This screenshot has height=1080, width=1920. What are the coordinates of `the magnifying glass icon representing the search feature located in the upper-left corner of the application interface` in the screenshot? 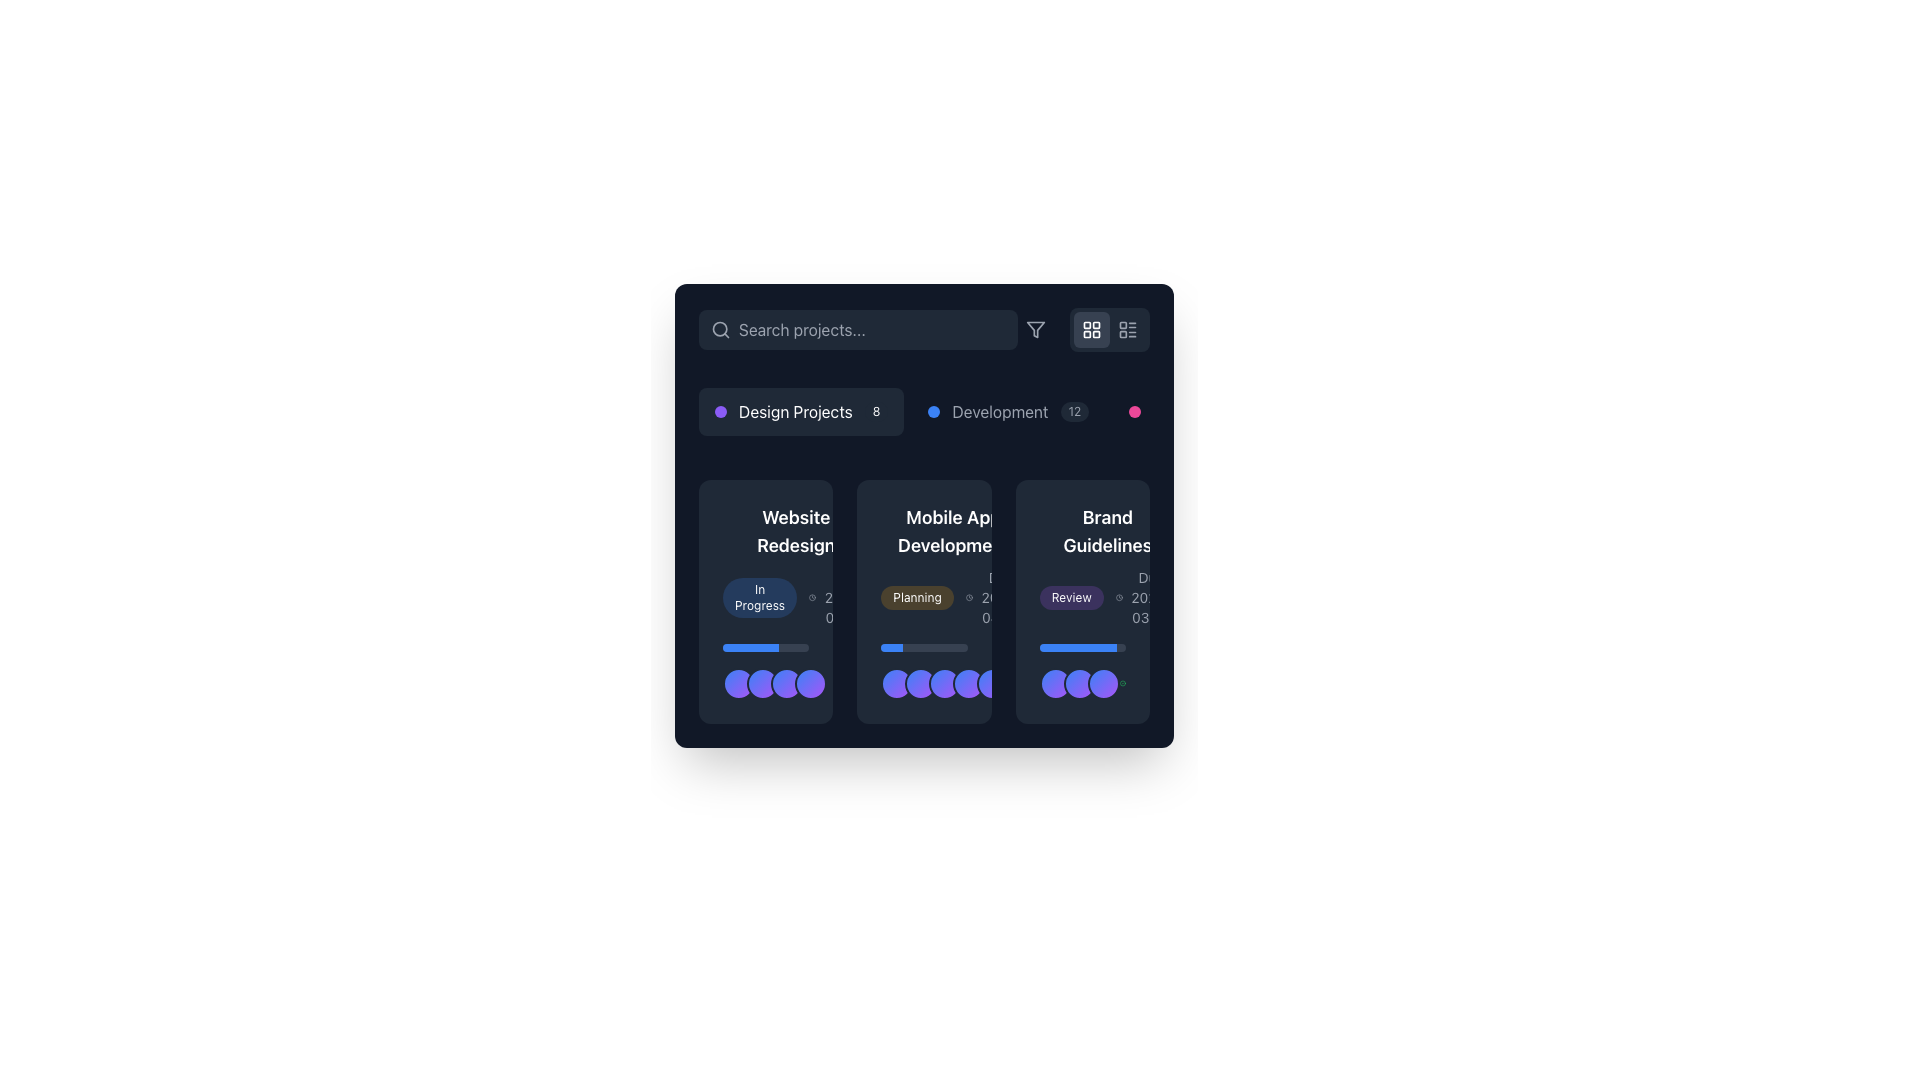 It's located at (720, 328).